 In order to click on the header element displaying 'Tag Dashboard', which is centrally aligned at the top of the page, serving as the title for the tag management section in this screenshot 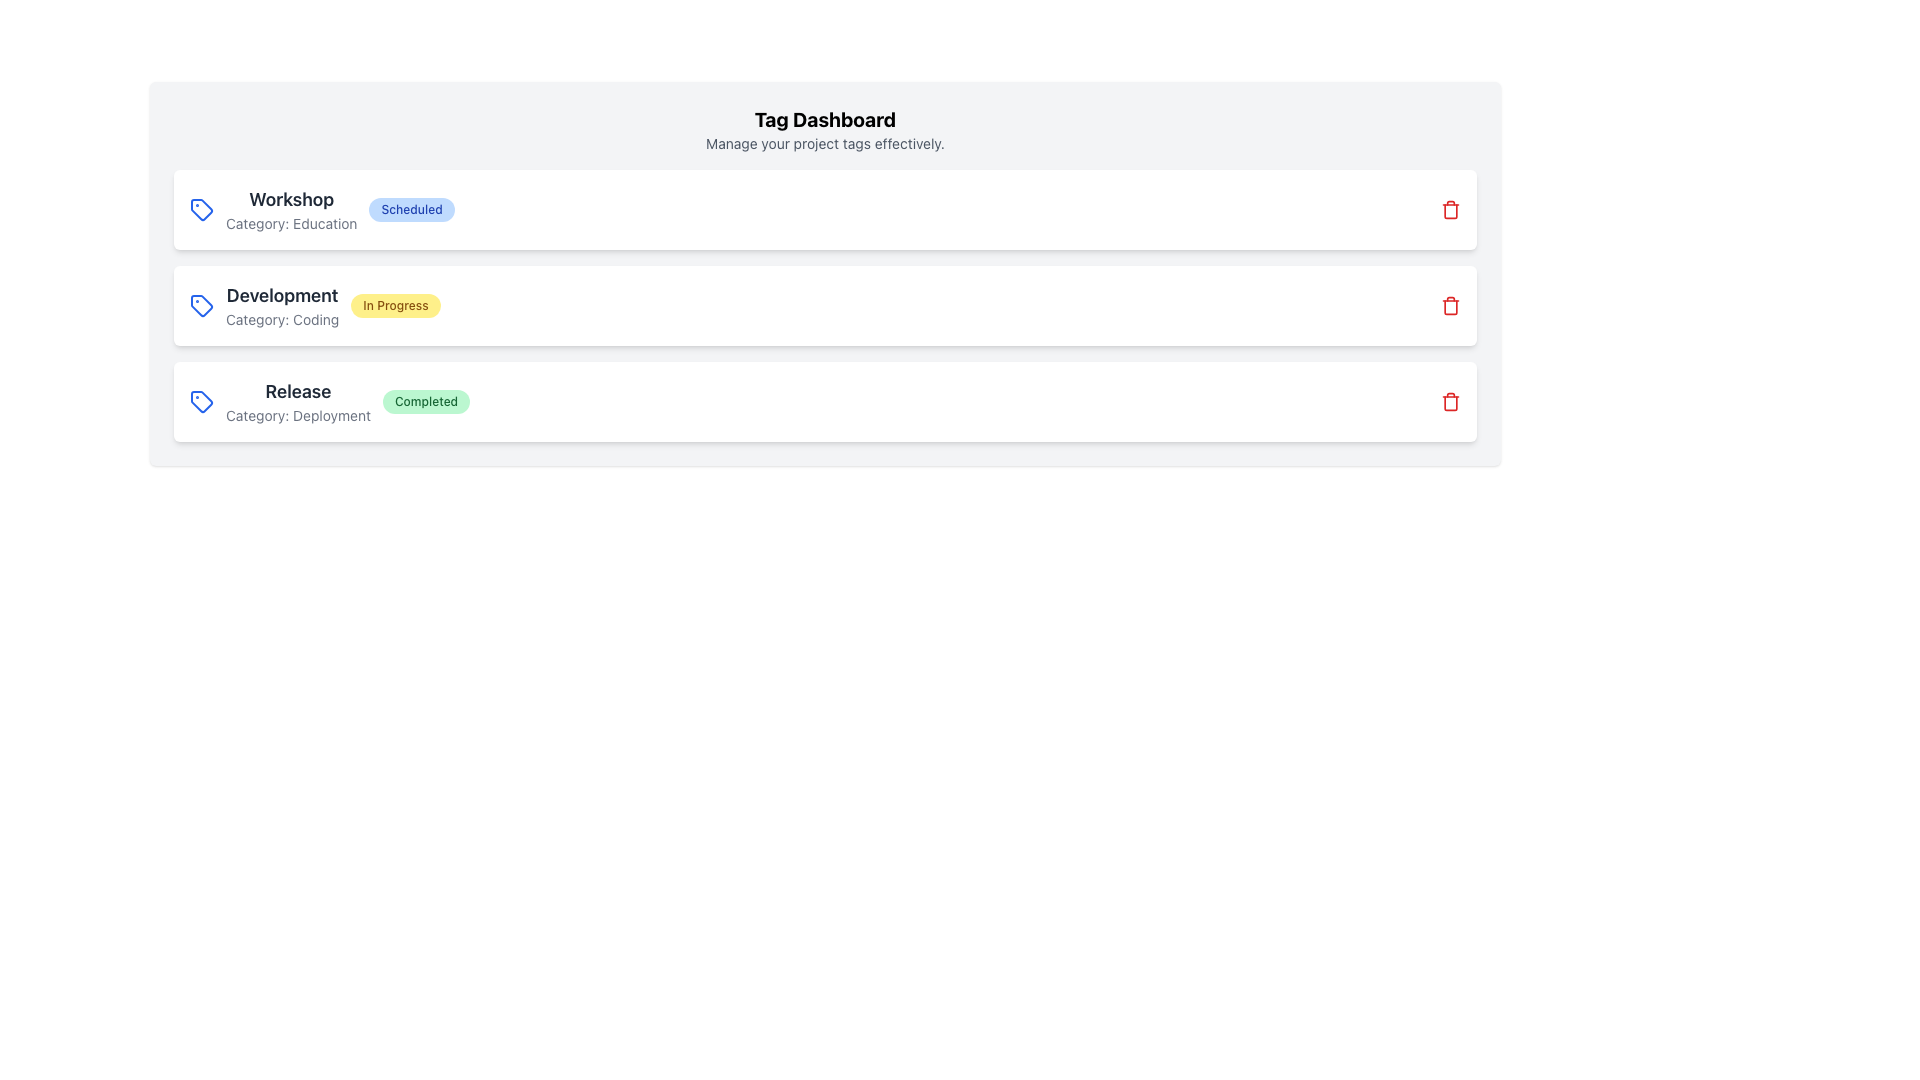, I will do `click(825, 119)`.